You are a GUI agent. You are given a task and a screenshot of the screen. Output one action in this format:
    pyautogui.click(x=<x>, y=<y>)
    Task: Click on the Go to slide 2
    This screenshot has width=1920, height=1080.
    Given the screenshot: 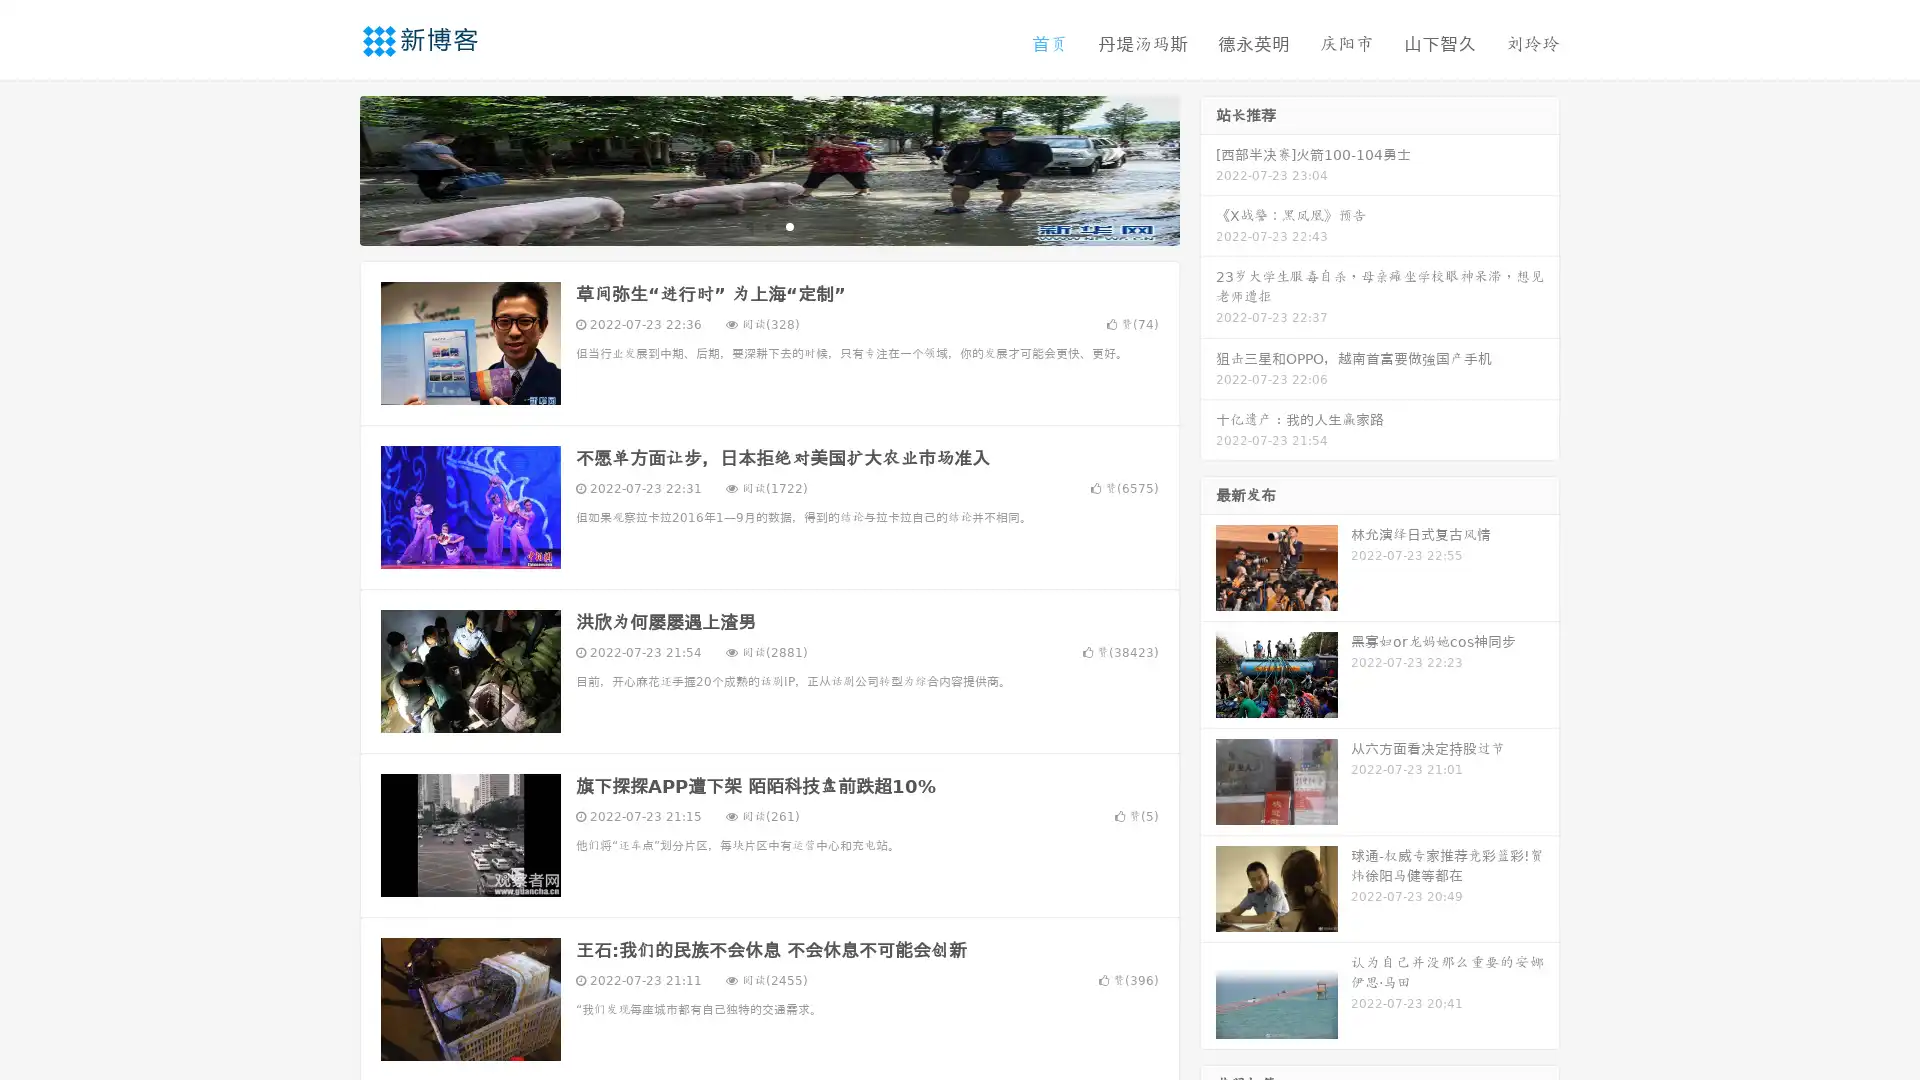 What is the action you would take?
    pyautogui.click(x=768, y=225)
    